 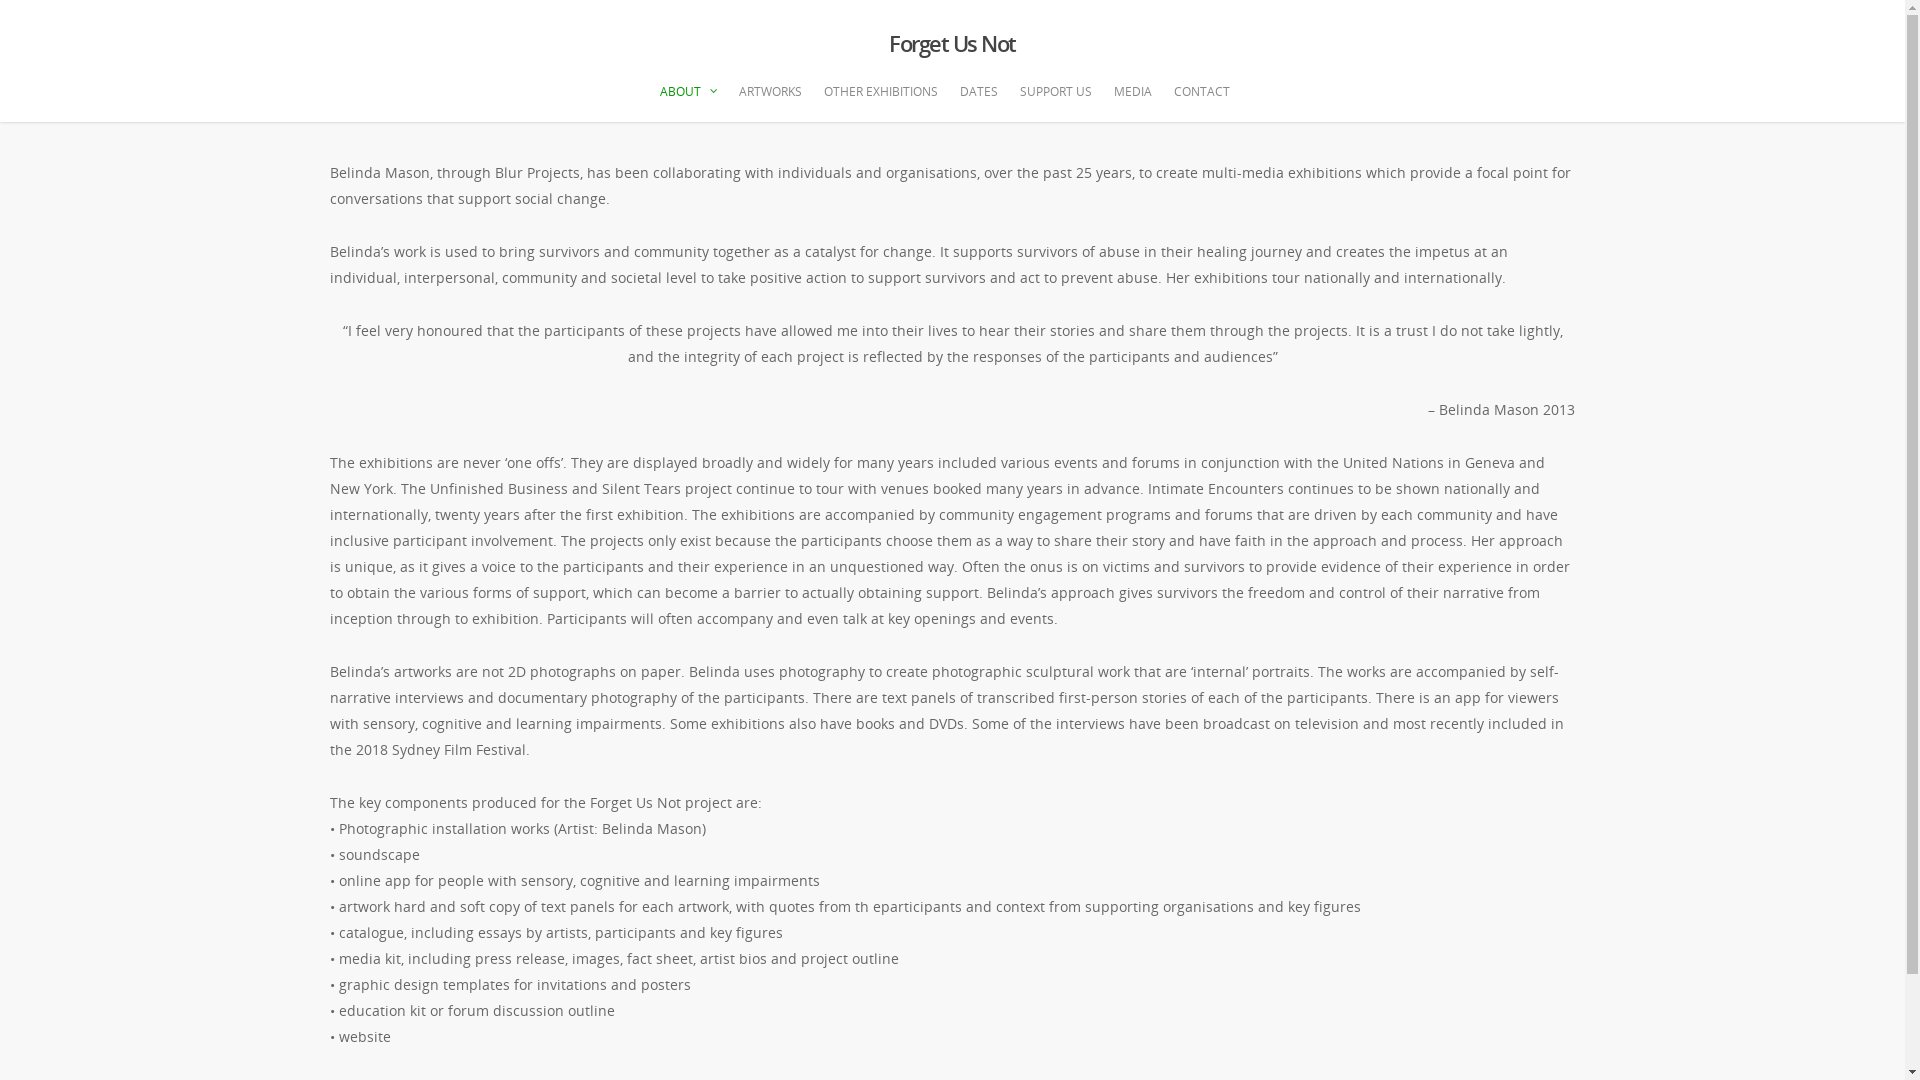 I want to click on 'MEDIA', so click(x=1132, y=101).